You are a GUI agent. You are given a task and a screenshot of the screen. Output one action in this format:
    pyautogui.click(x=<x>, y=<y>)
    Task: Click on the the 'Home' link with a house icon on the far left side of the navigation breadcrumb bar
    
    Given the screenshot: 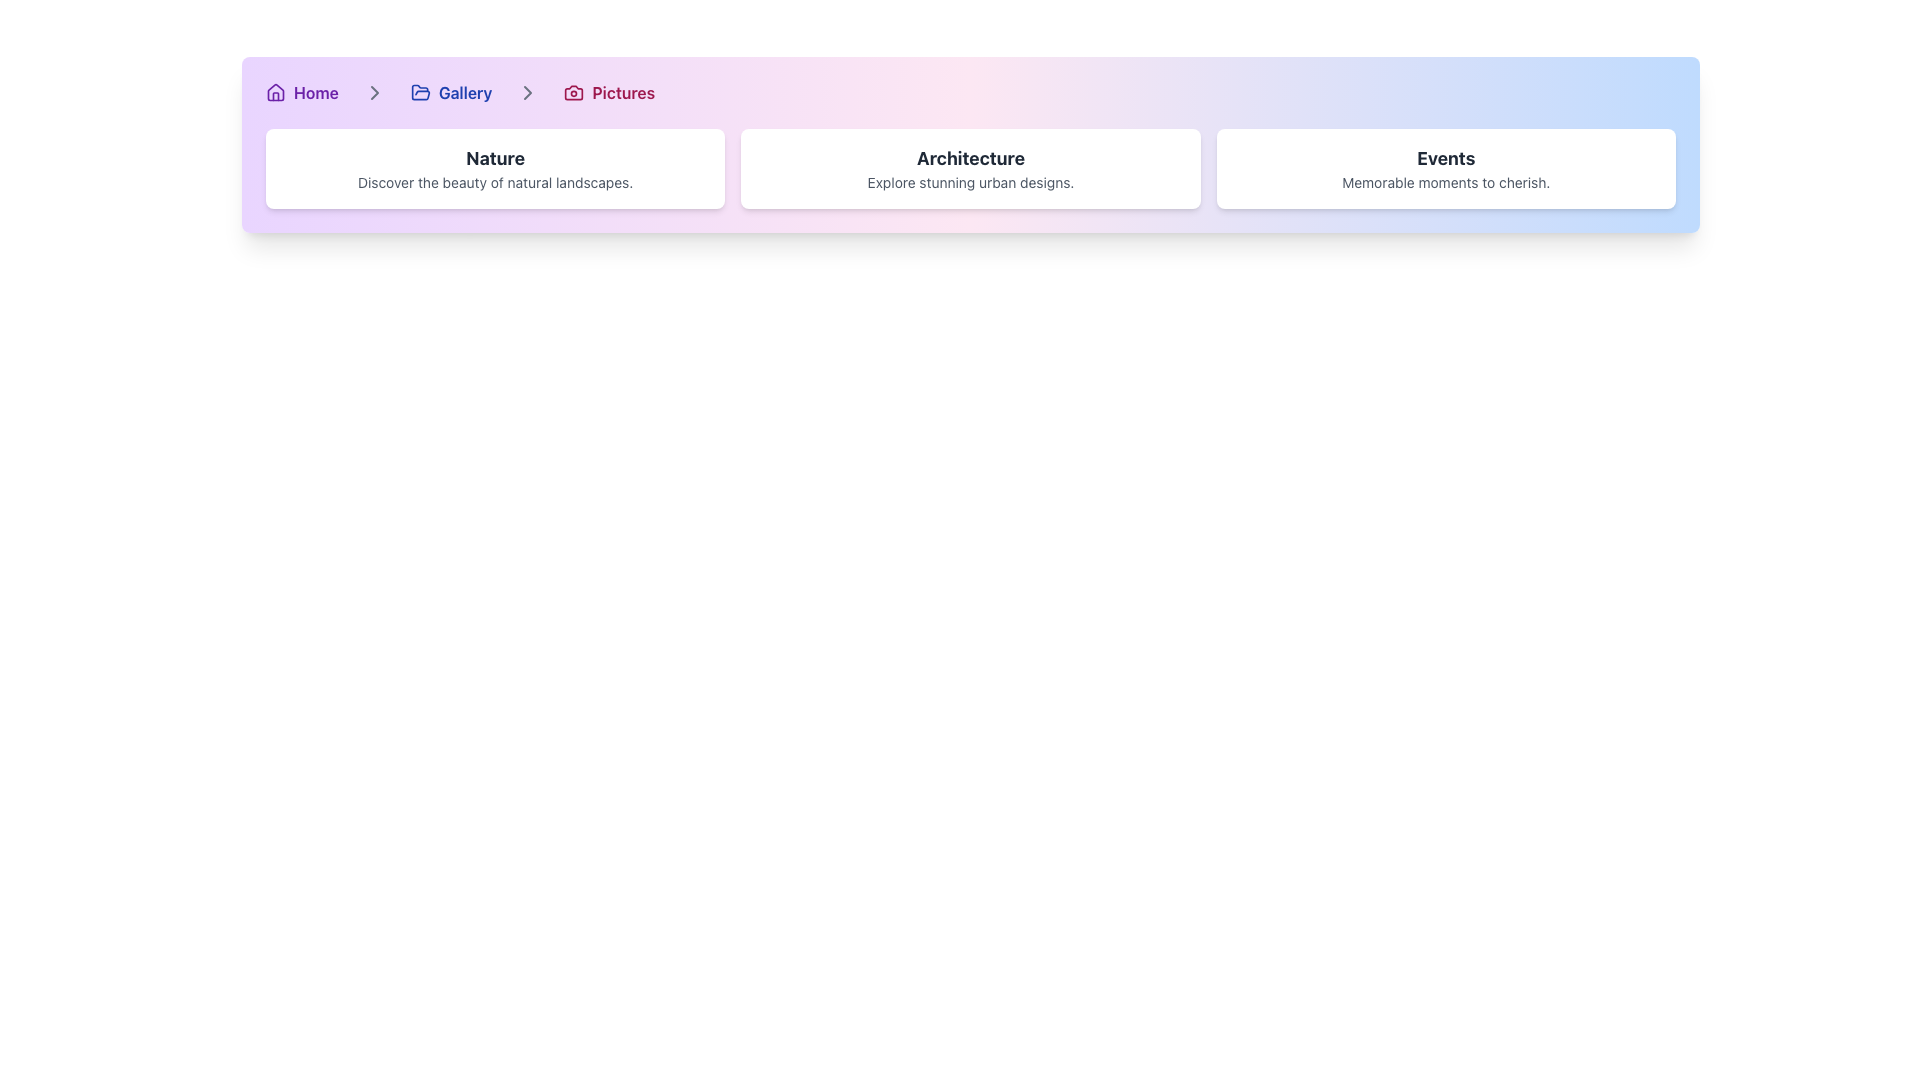 What is the action you would take?
    pyautogui.click(x=301, y=92)
    